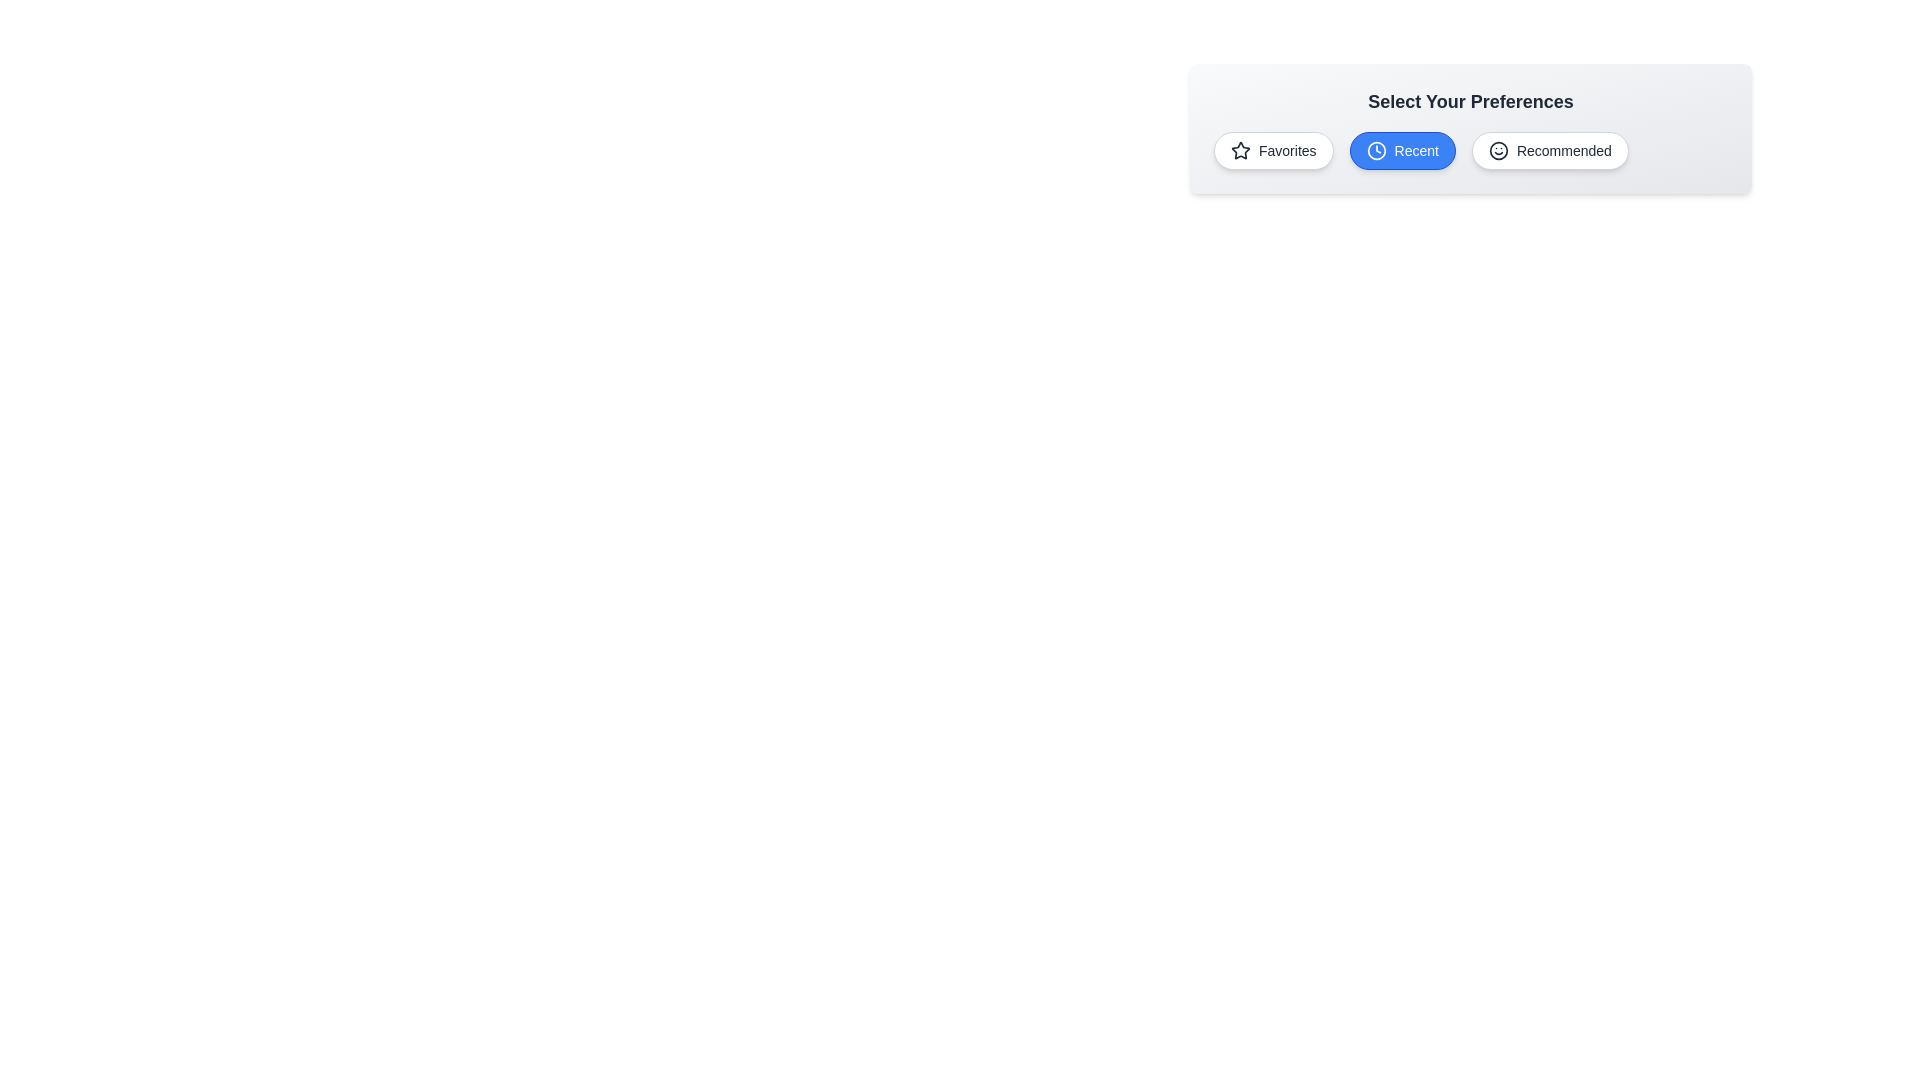  What do you see at coordinates (1272, 149) in the screenshot?
I see `the chip labeled Favorites to observe its hover effect` at bounding box center [1272, 149].